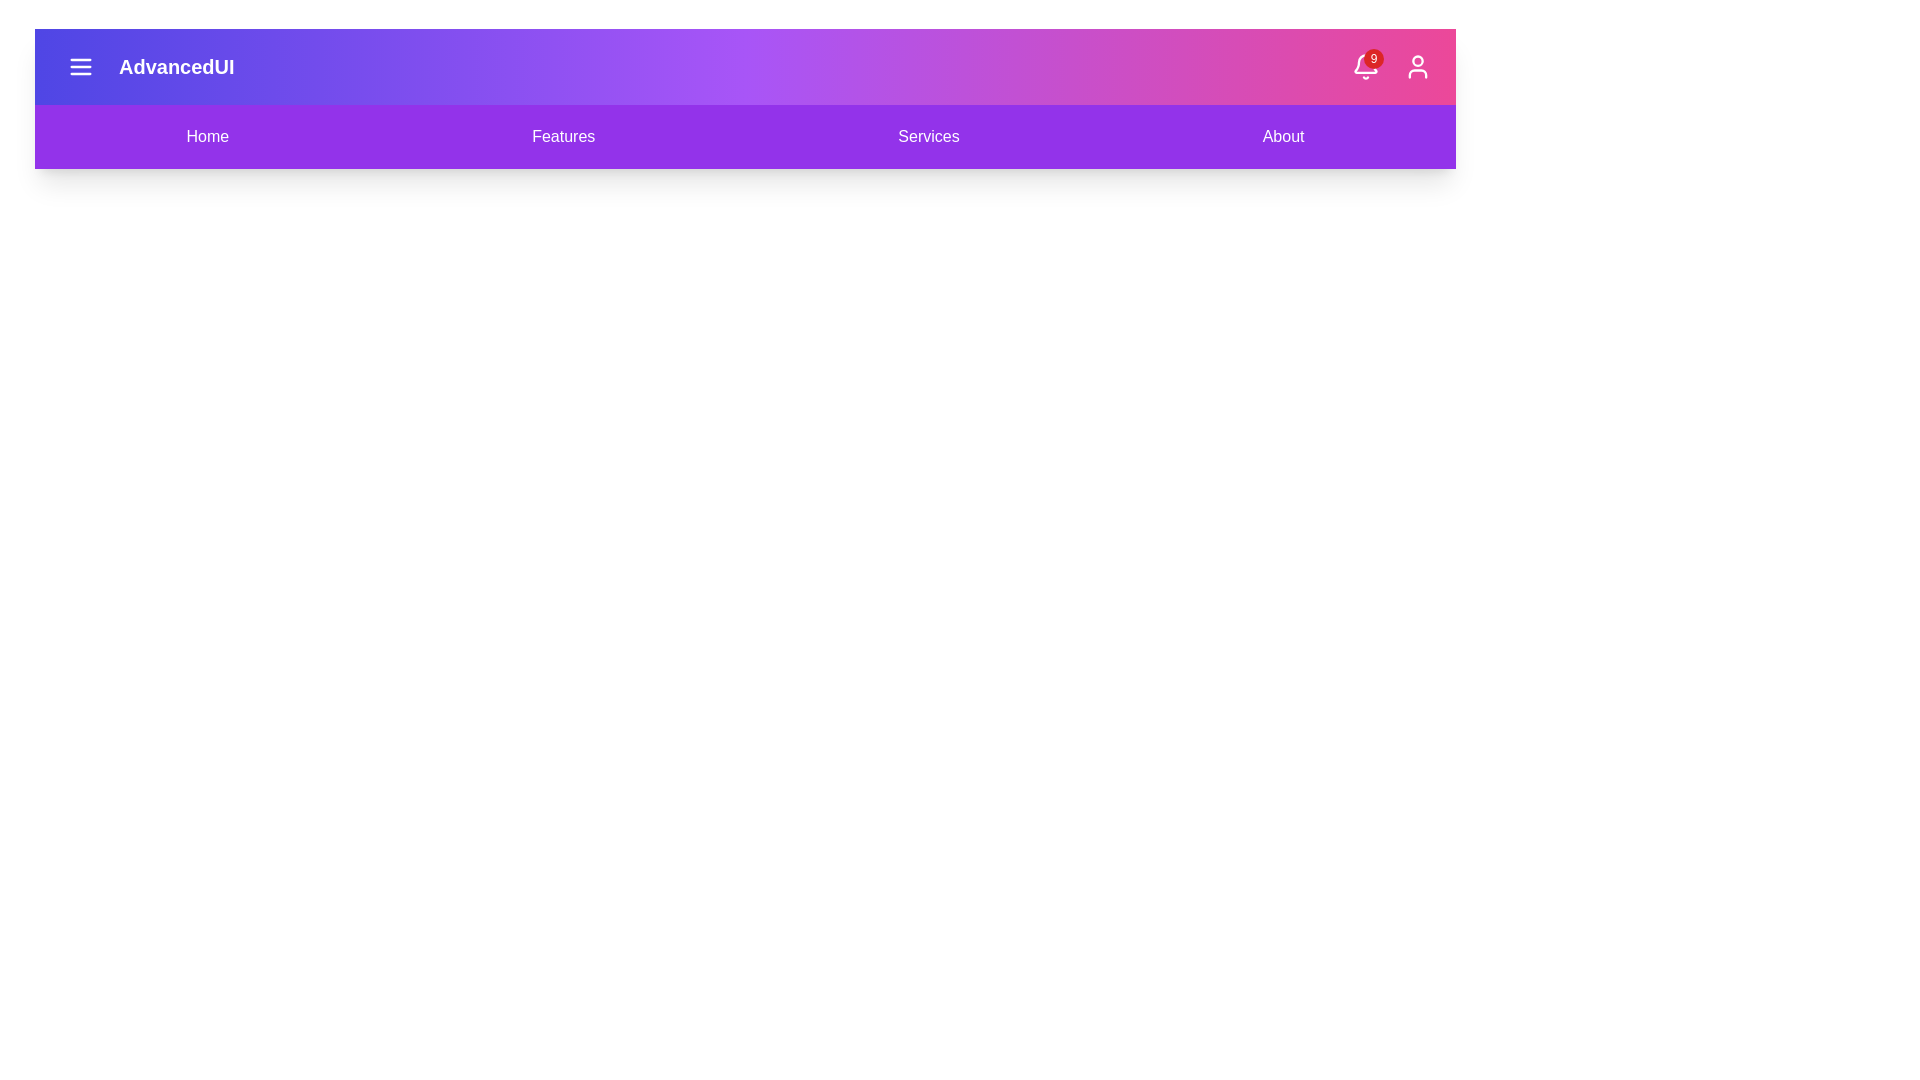 Image resolution: width=1920 pixels, height=1080 pixels. Describe the element at coordinates (207, 136) in the screenshot. I see `the Home navigation menu item` at that location.